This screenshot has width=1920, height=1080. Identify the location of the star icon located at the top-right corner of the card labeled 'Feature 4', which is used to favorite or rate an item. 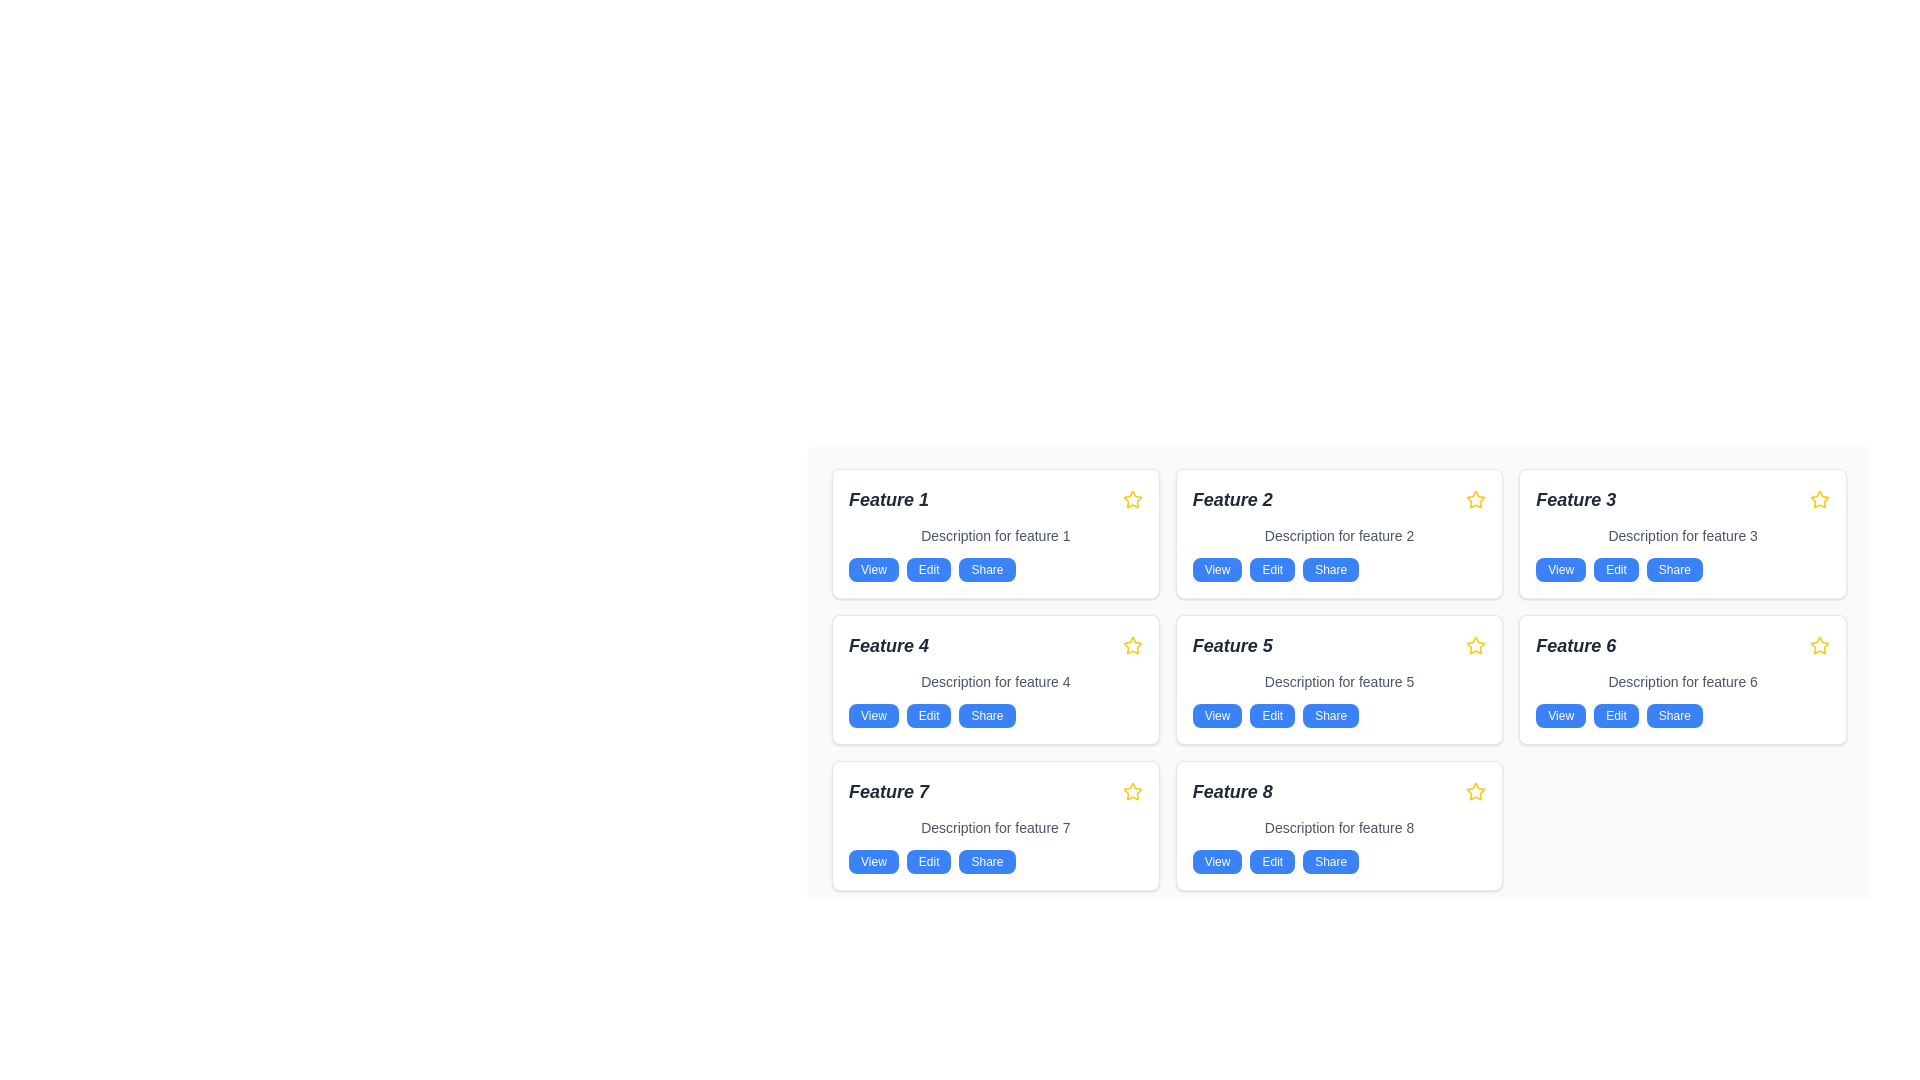
(1132, 645).